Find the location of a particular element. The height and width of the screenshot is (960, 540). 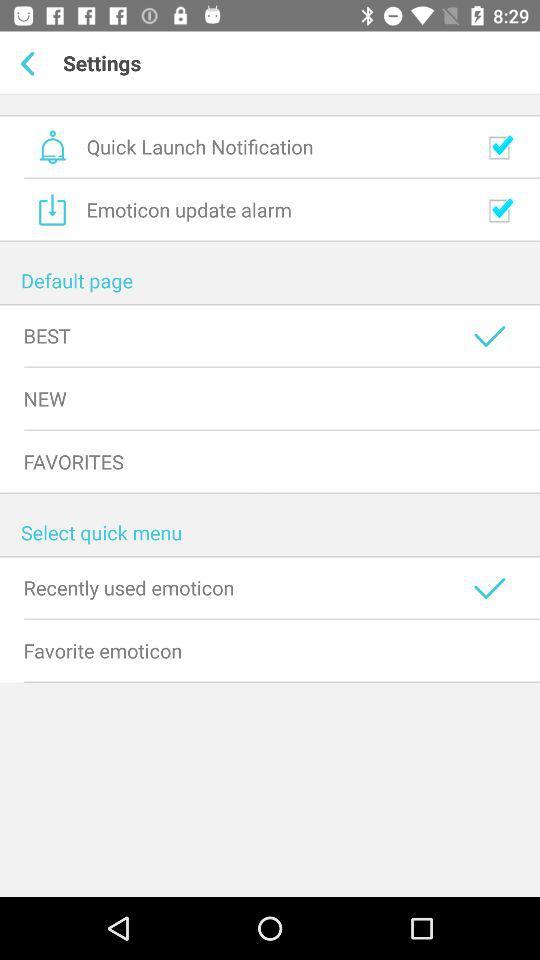

remove check is located at coordinates (499, 210).